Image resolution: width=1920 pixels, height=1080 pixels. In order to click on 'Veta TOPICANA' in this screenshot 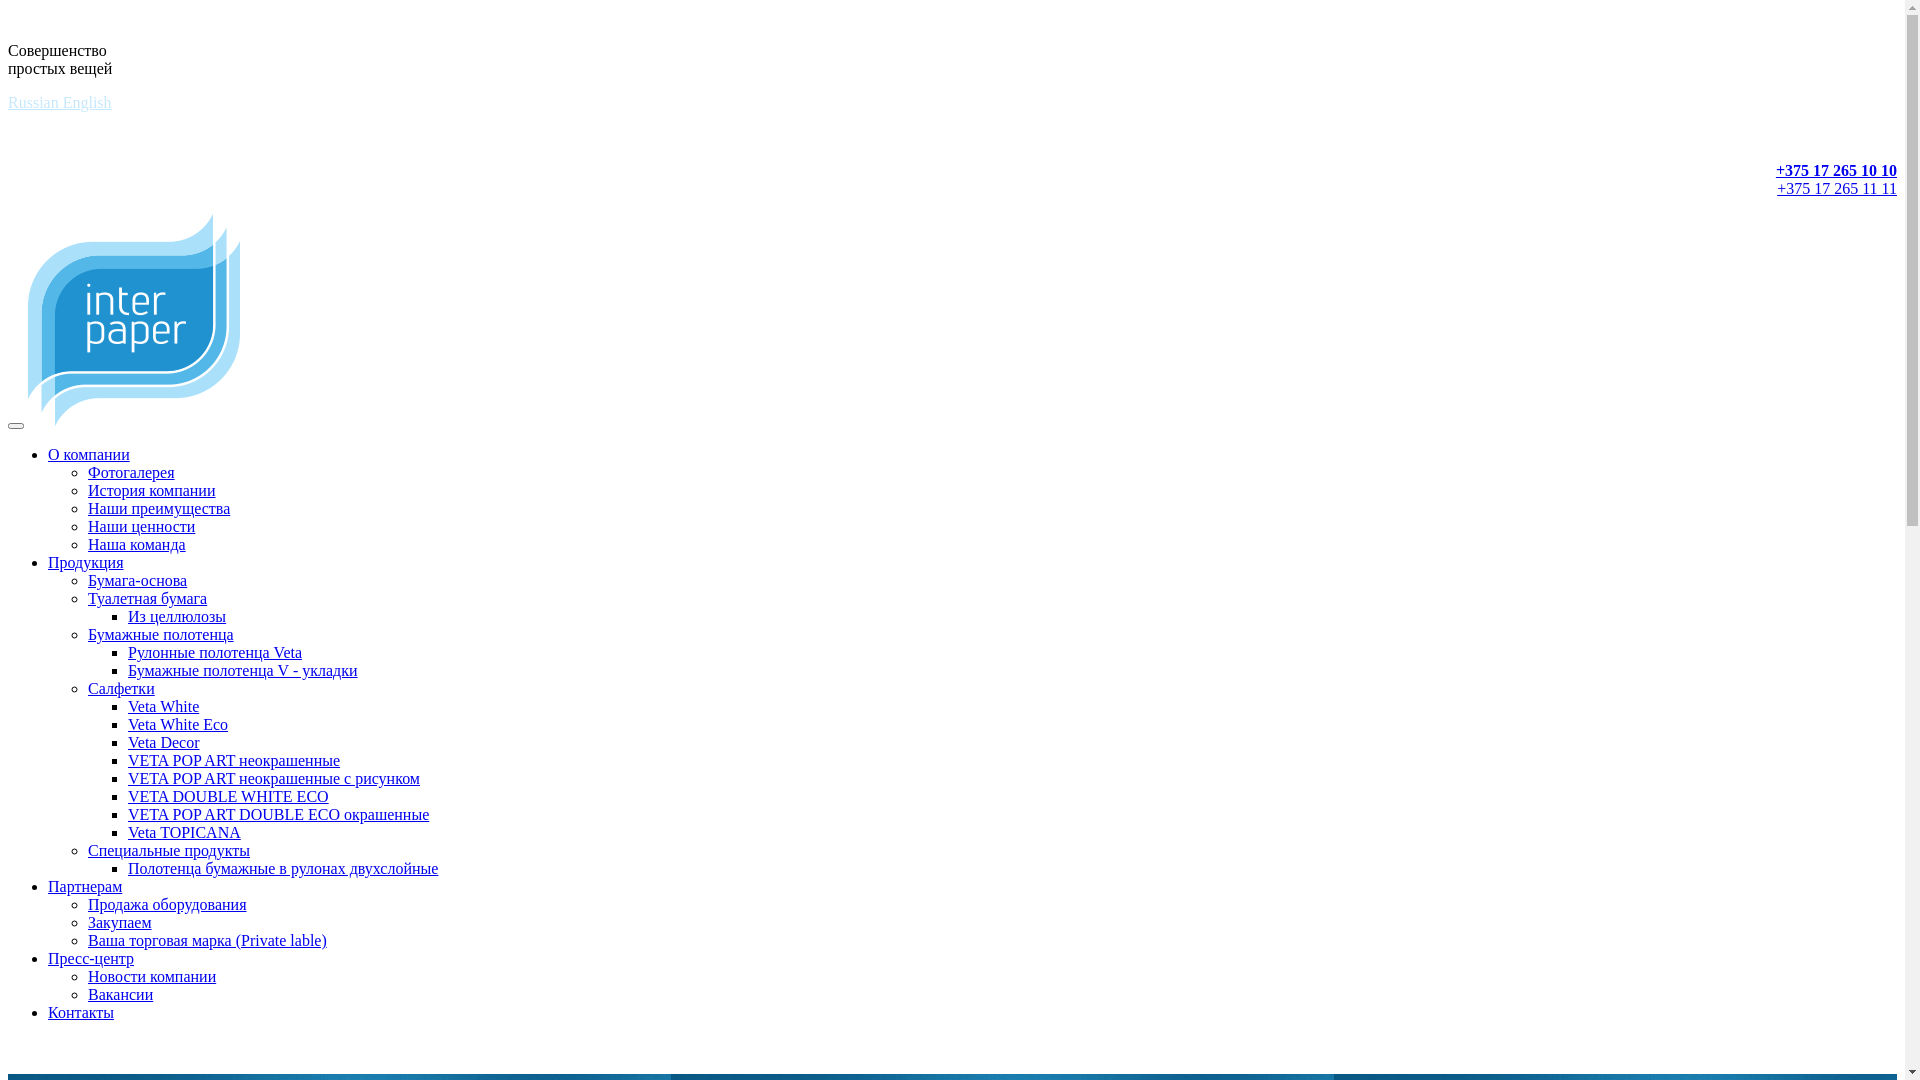, I will do `click(184, 832)`.